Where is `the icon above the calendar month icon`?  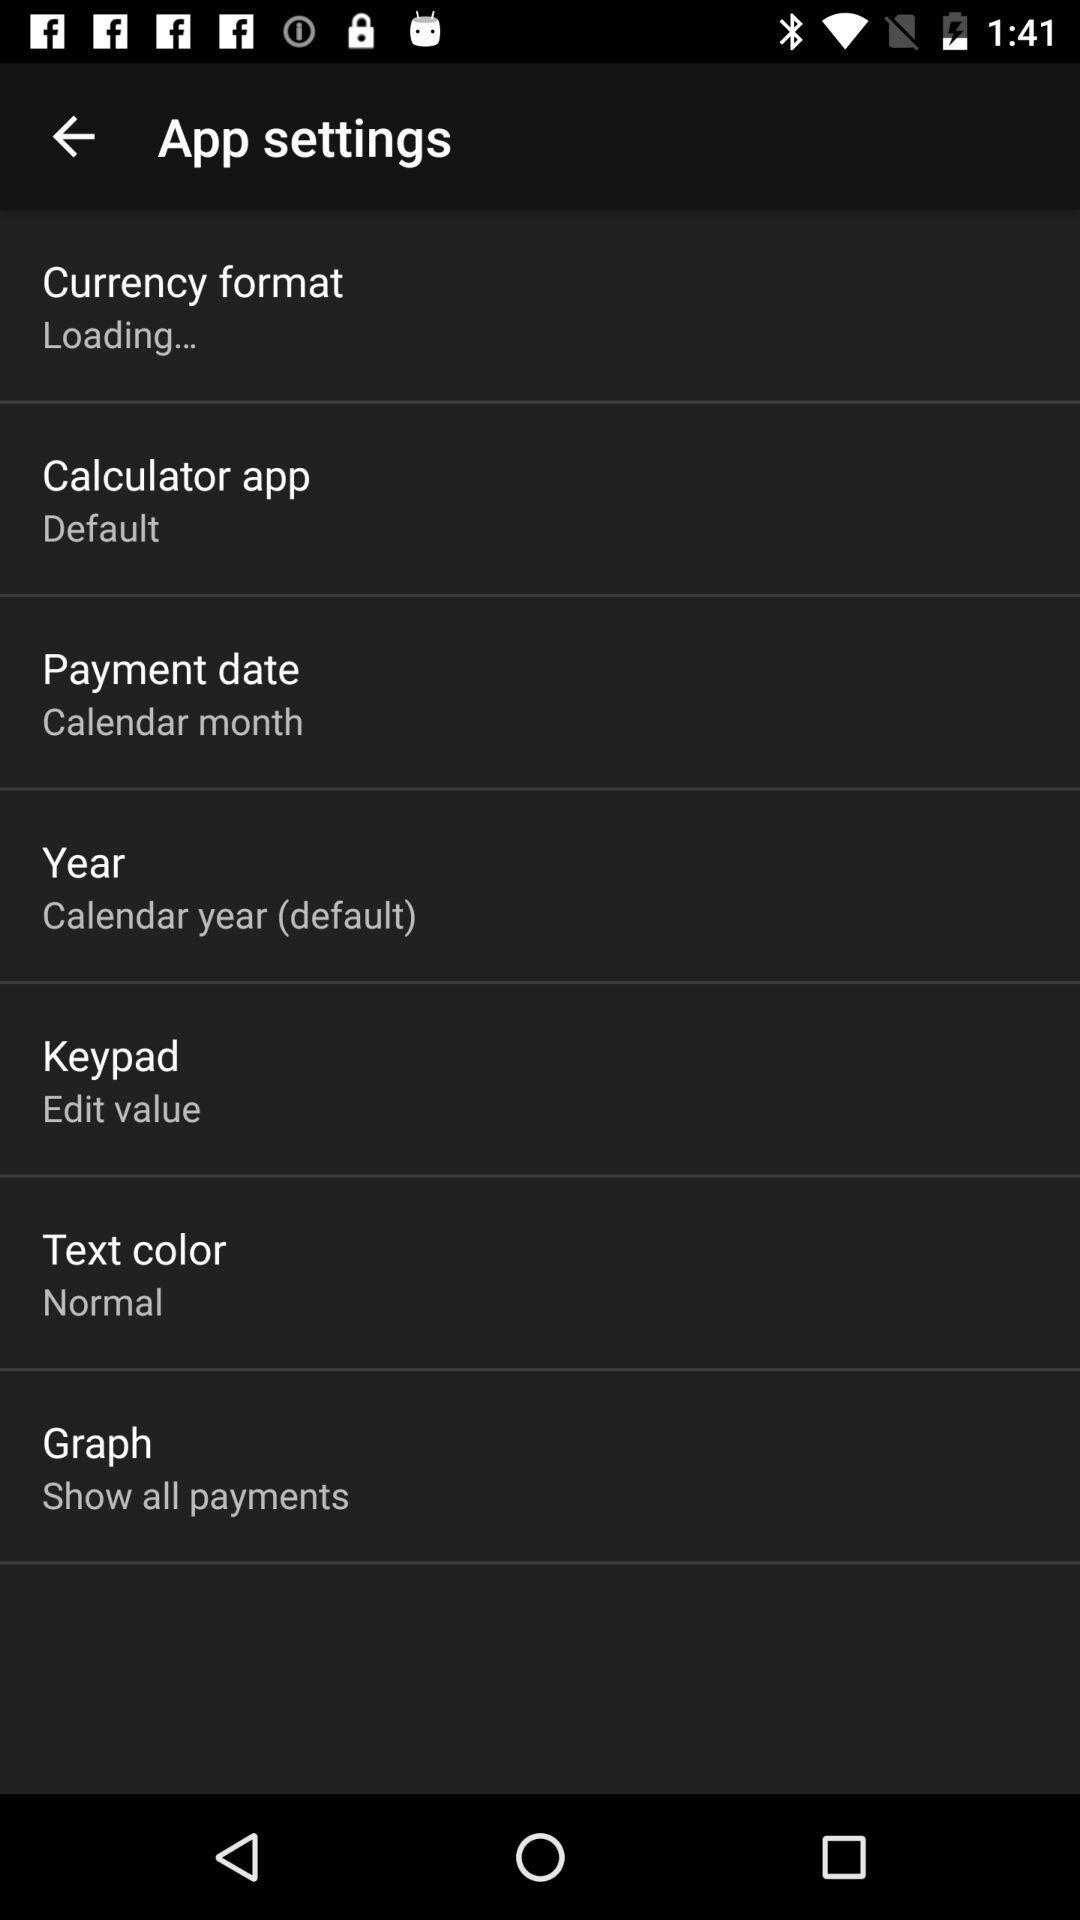 the icon above the calendar month icon is located at coordinates (169, 667).